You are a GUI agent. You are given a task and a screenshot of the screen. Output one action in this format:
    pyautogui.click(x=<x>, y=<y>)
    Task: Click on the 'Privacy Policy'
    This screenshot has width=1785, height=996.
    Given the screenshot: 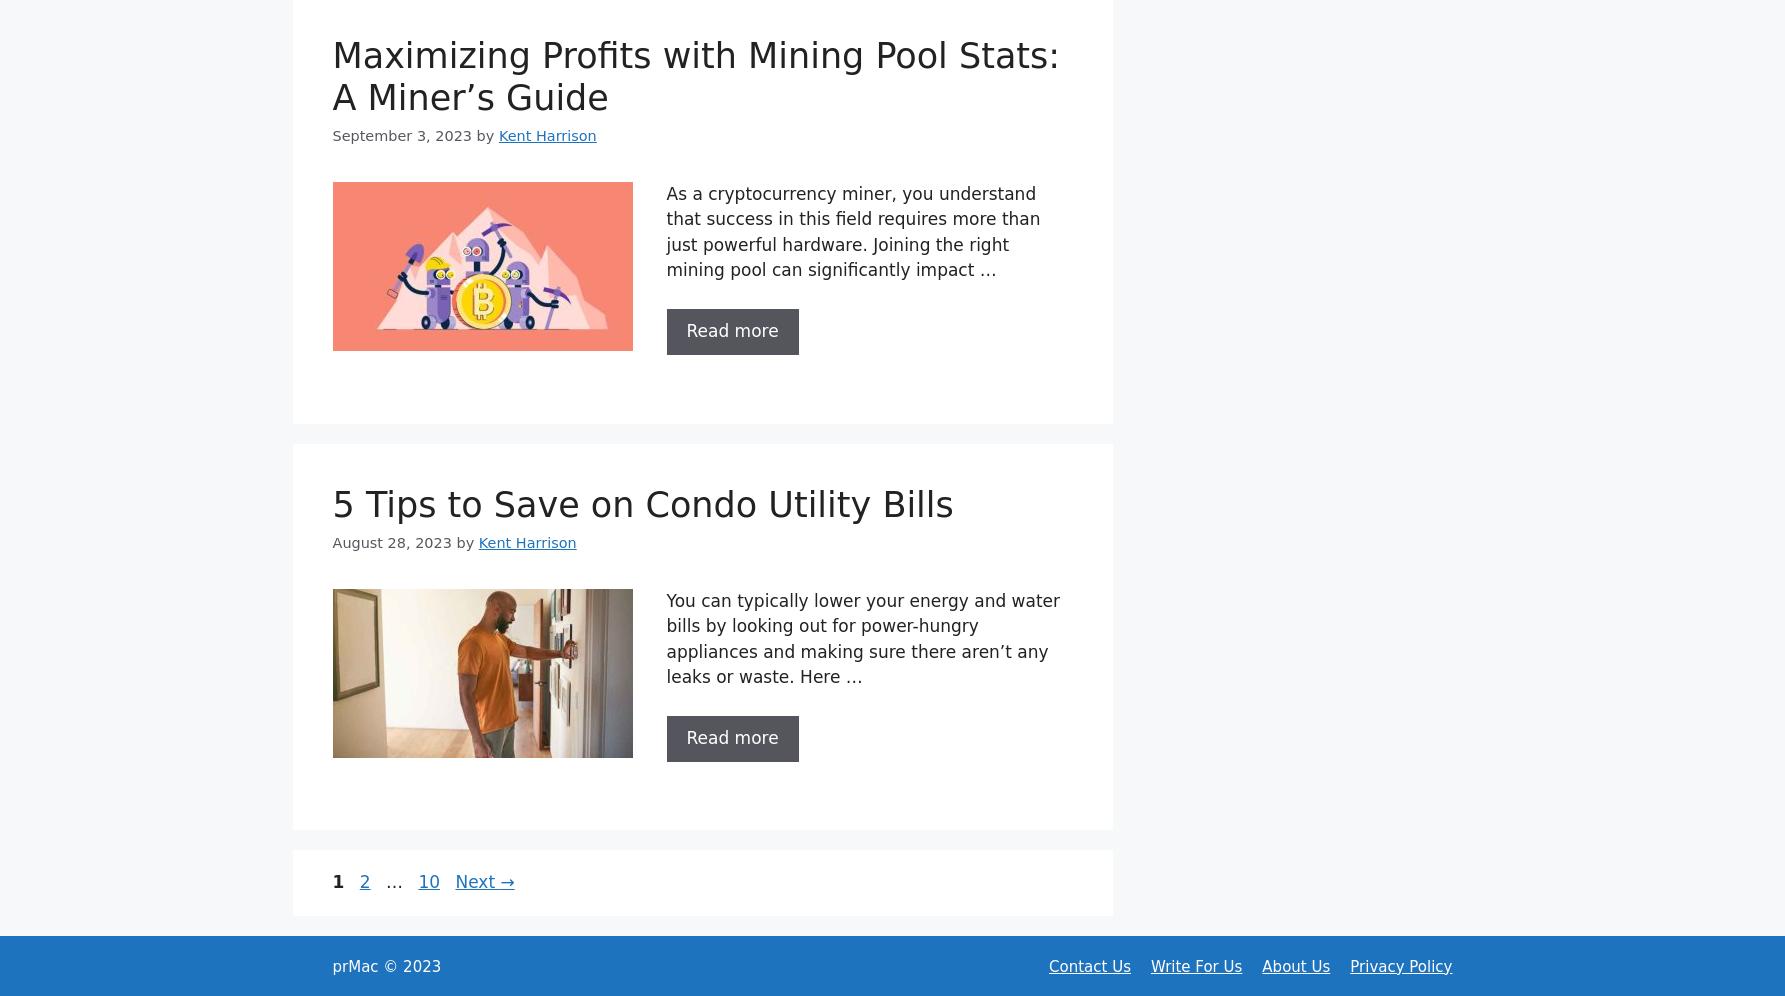 What is the action you would take?
    pyautogui.click(x=1401, y=965)
    